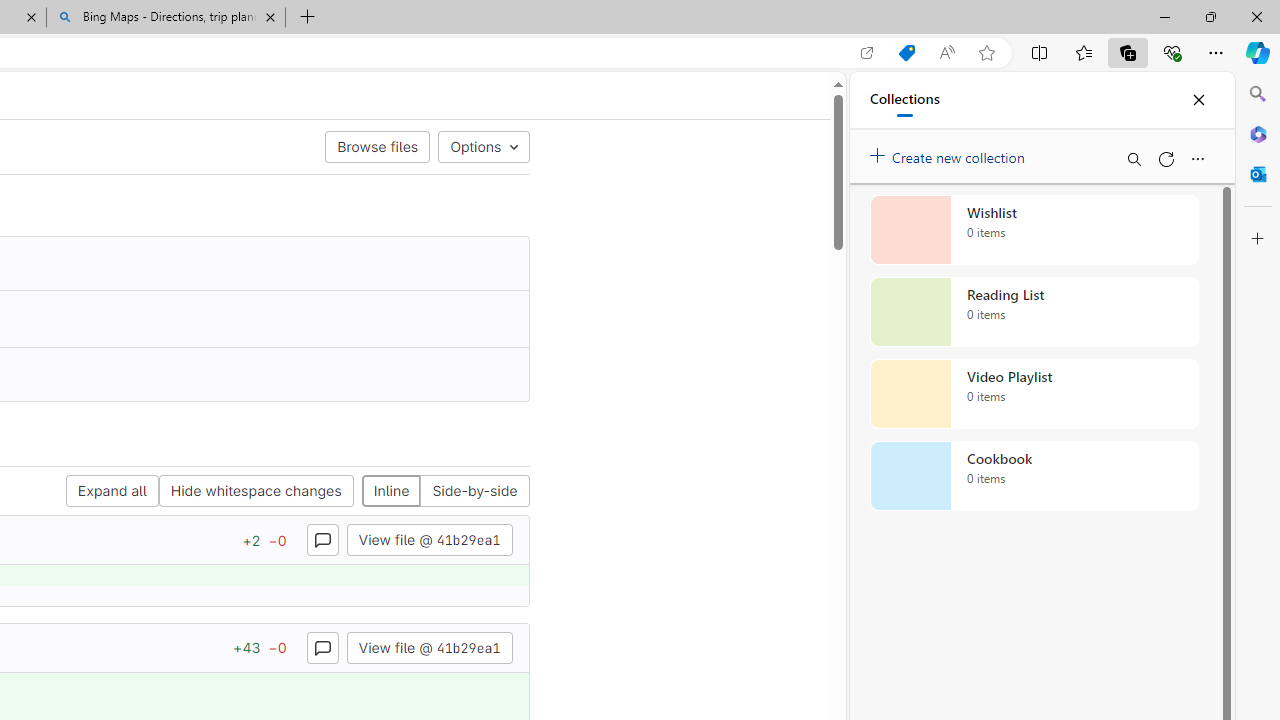 This screenshot has height=720, width=1280. I want to click on 'Shopping in Microsoft Edge', so click(905, 52).